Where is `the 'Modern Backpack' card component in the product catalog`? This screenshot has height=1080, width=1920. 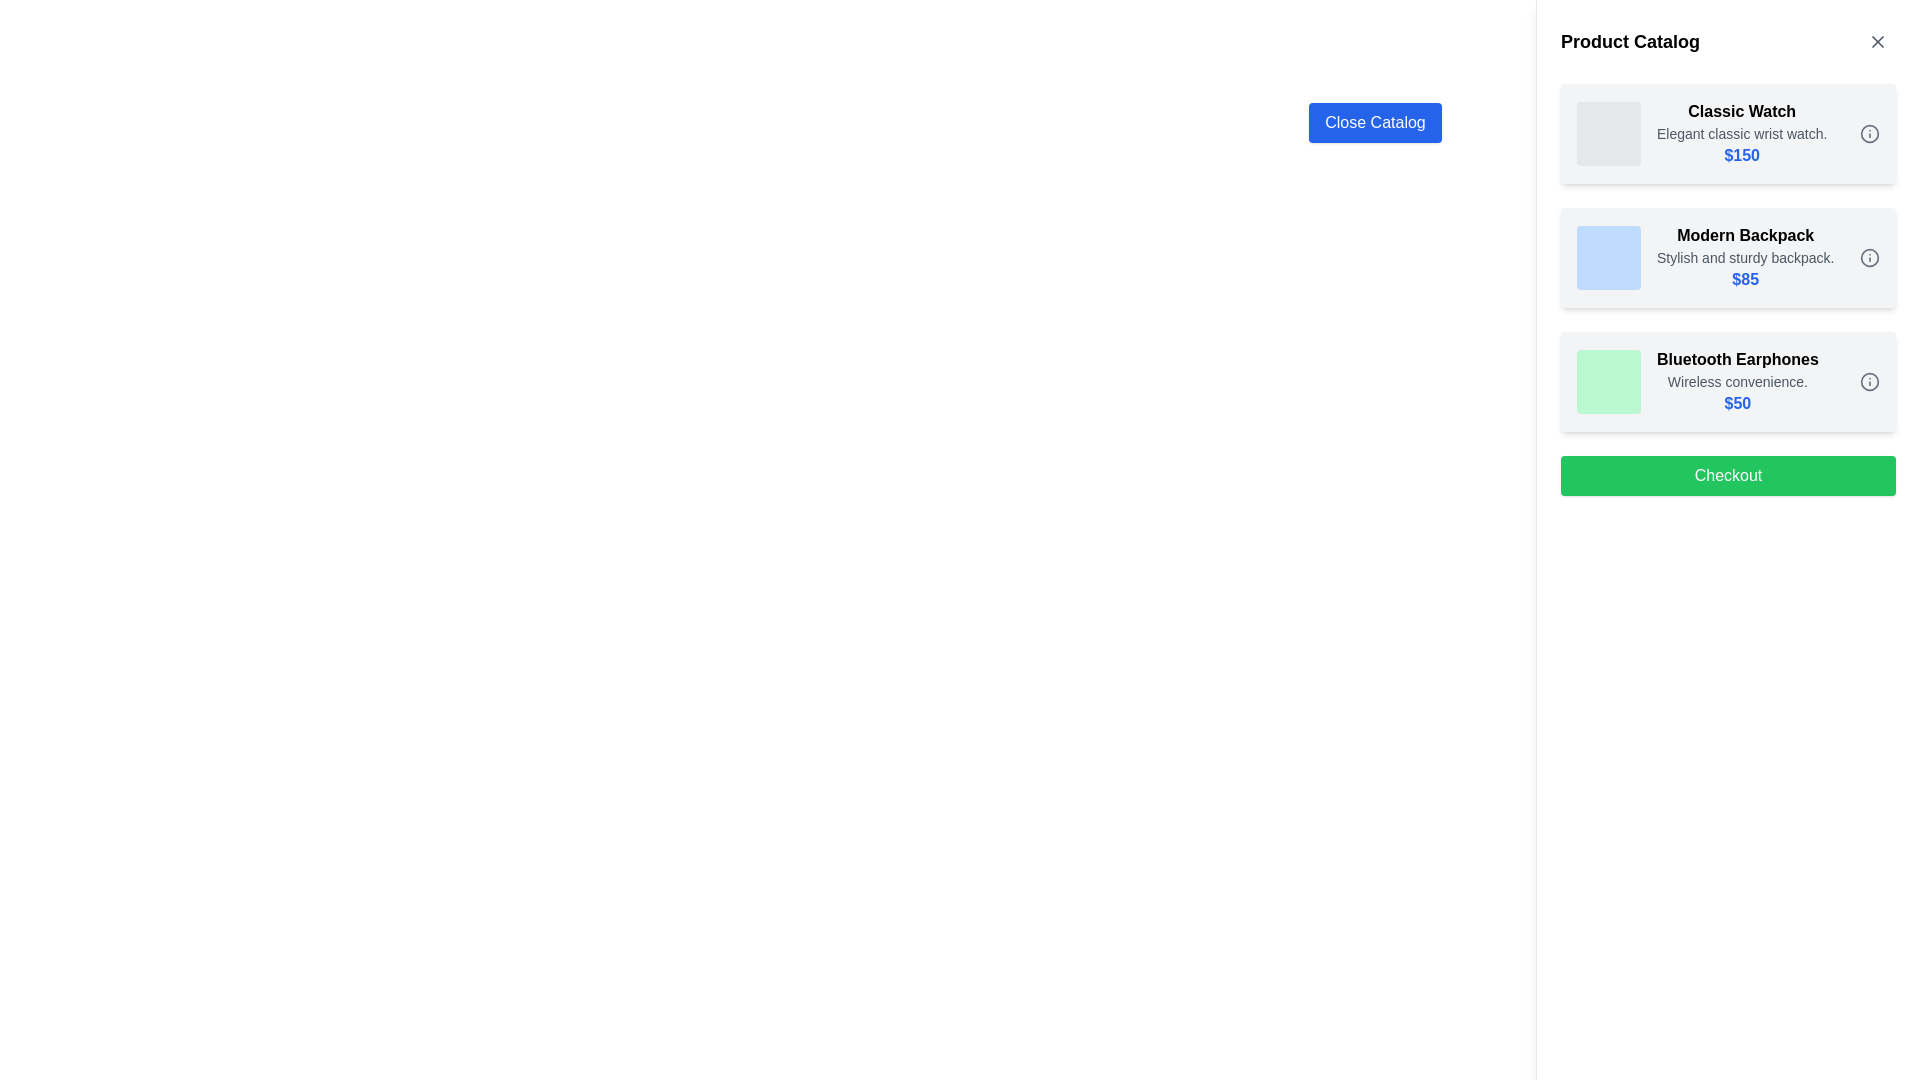 the 'Modern Backpack' card component in the product catalog is located at coordinates (1727, 257).